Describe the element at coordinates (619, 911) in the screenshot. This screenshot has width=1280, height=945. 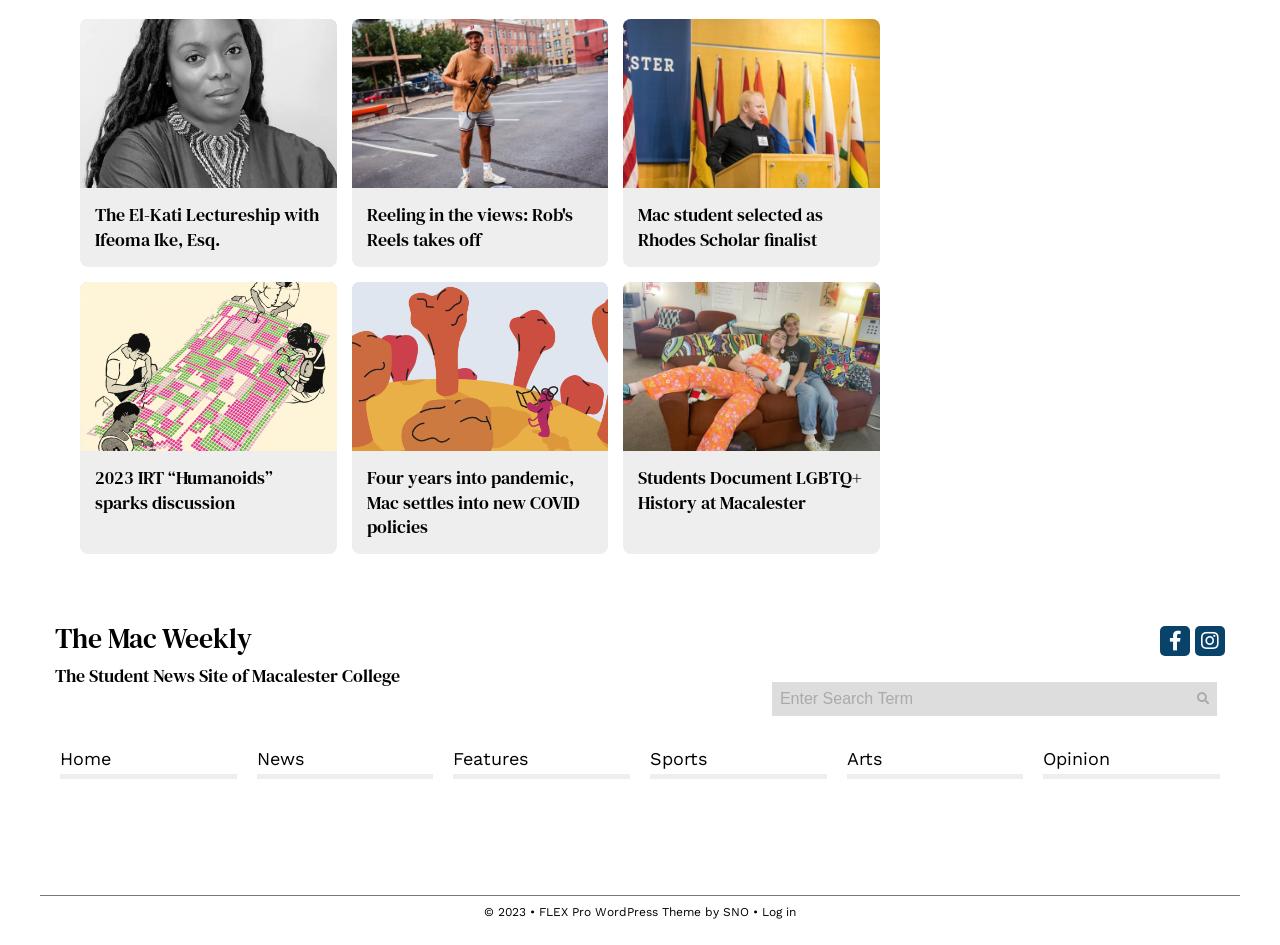
I see `'FLEX Pro WordPress Theme'` at that location.